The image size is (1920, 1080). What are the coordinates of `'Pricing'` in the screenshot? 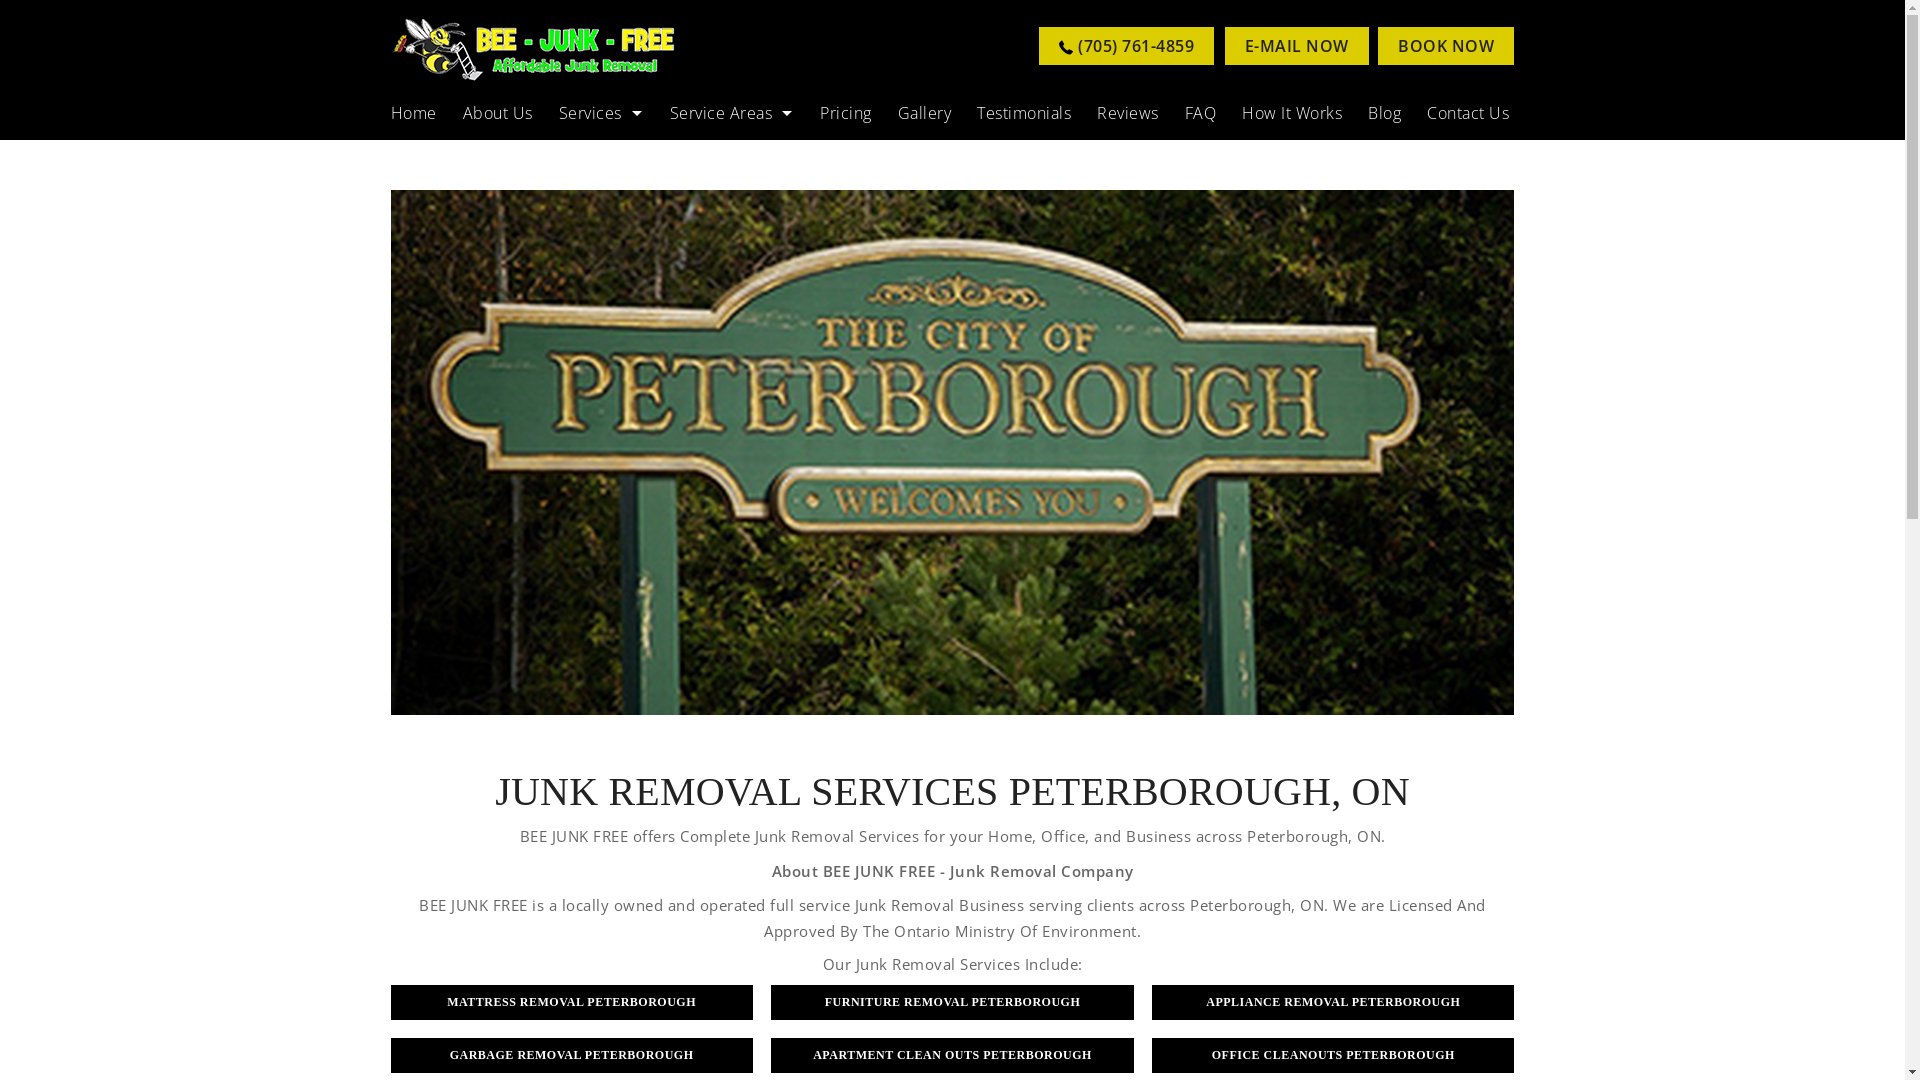 It's located at (845, 113).